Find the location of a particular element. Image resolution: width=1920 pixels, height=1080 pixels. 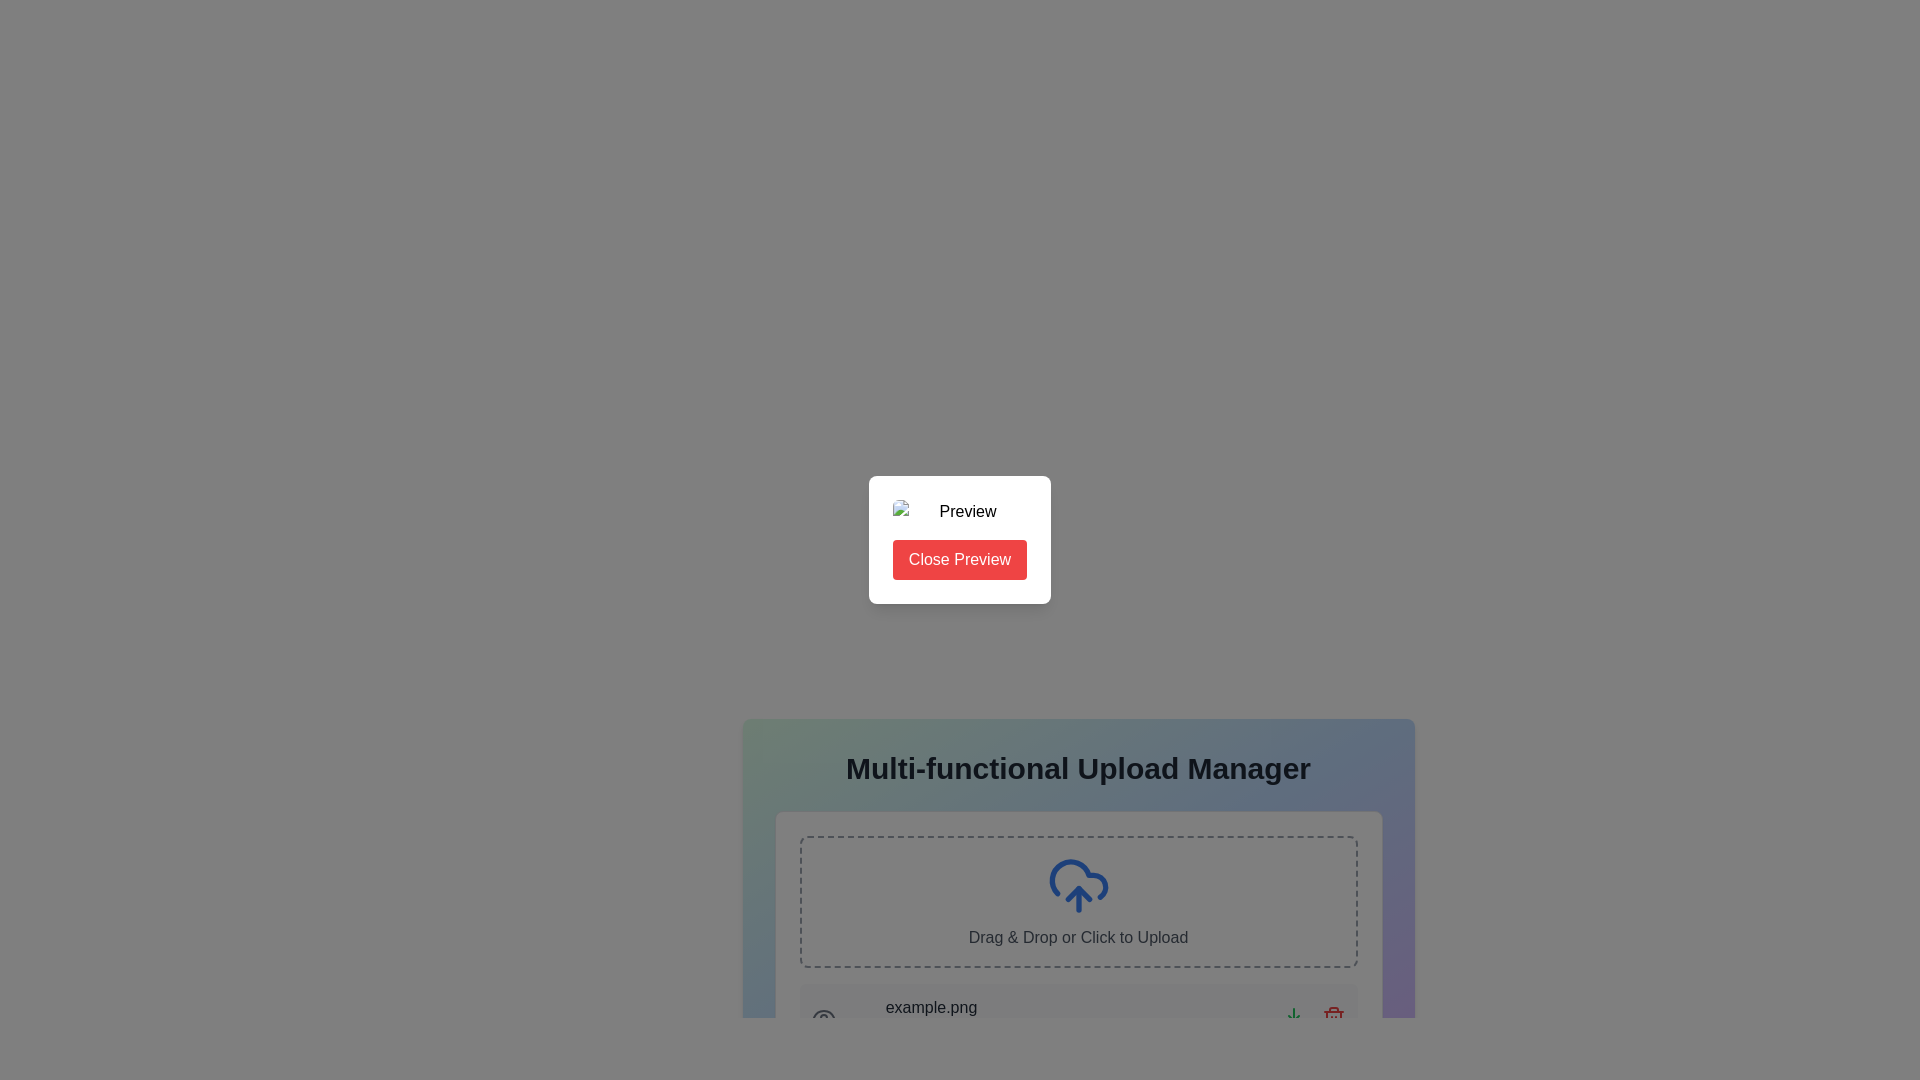

the trash can icon button on the far right side of the row of icons to observe the hover effect is located at coordinates (1333, 1018).